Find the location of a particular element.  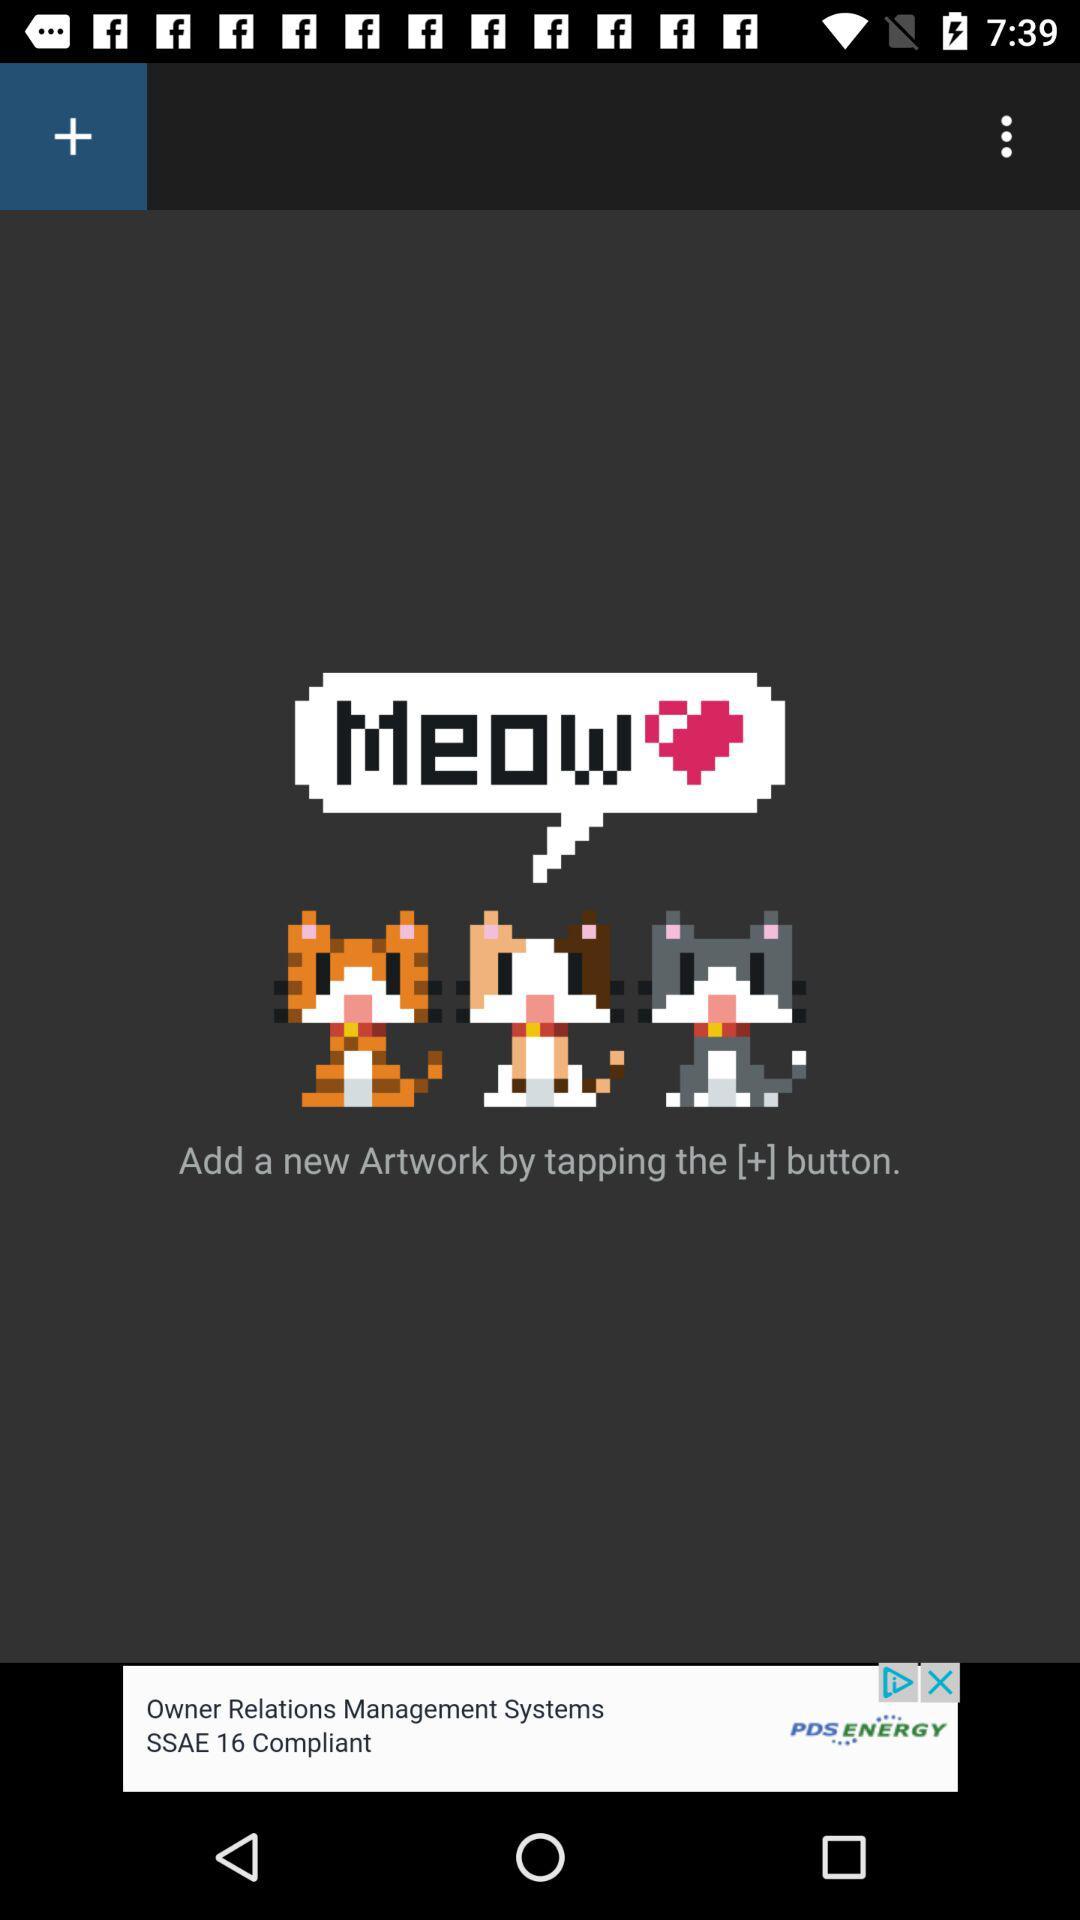

advertisement is located at coordinates (540, 1727).